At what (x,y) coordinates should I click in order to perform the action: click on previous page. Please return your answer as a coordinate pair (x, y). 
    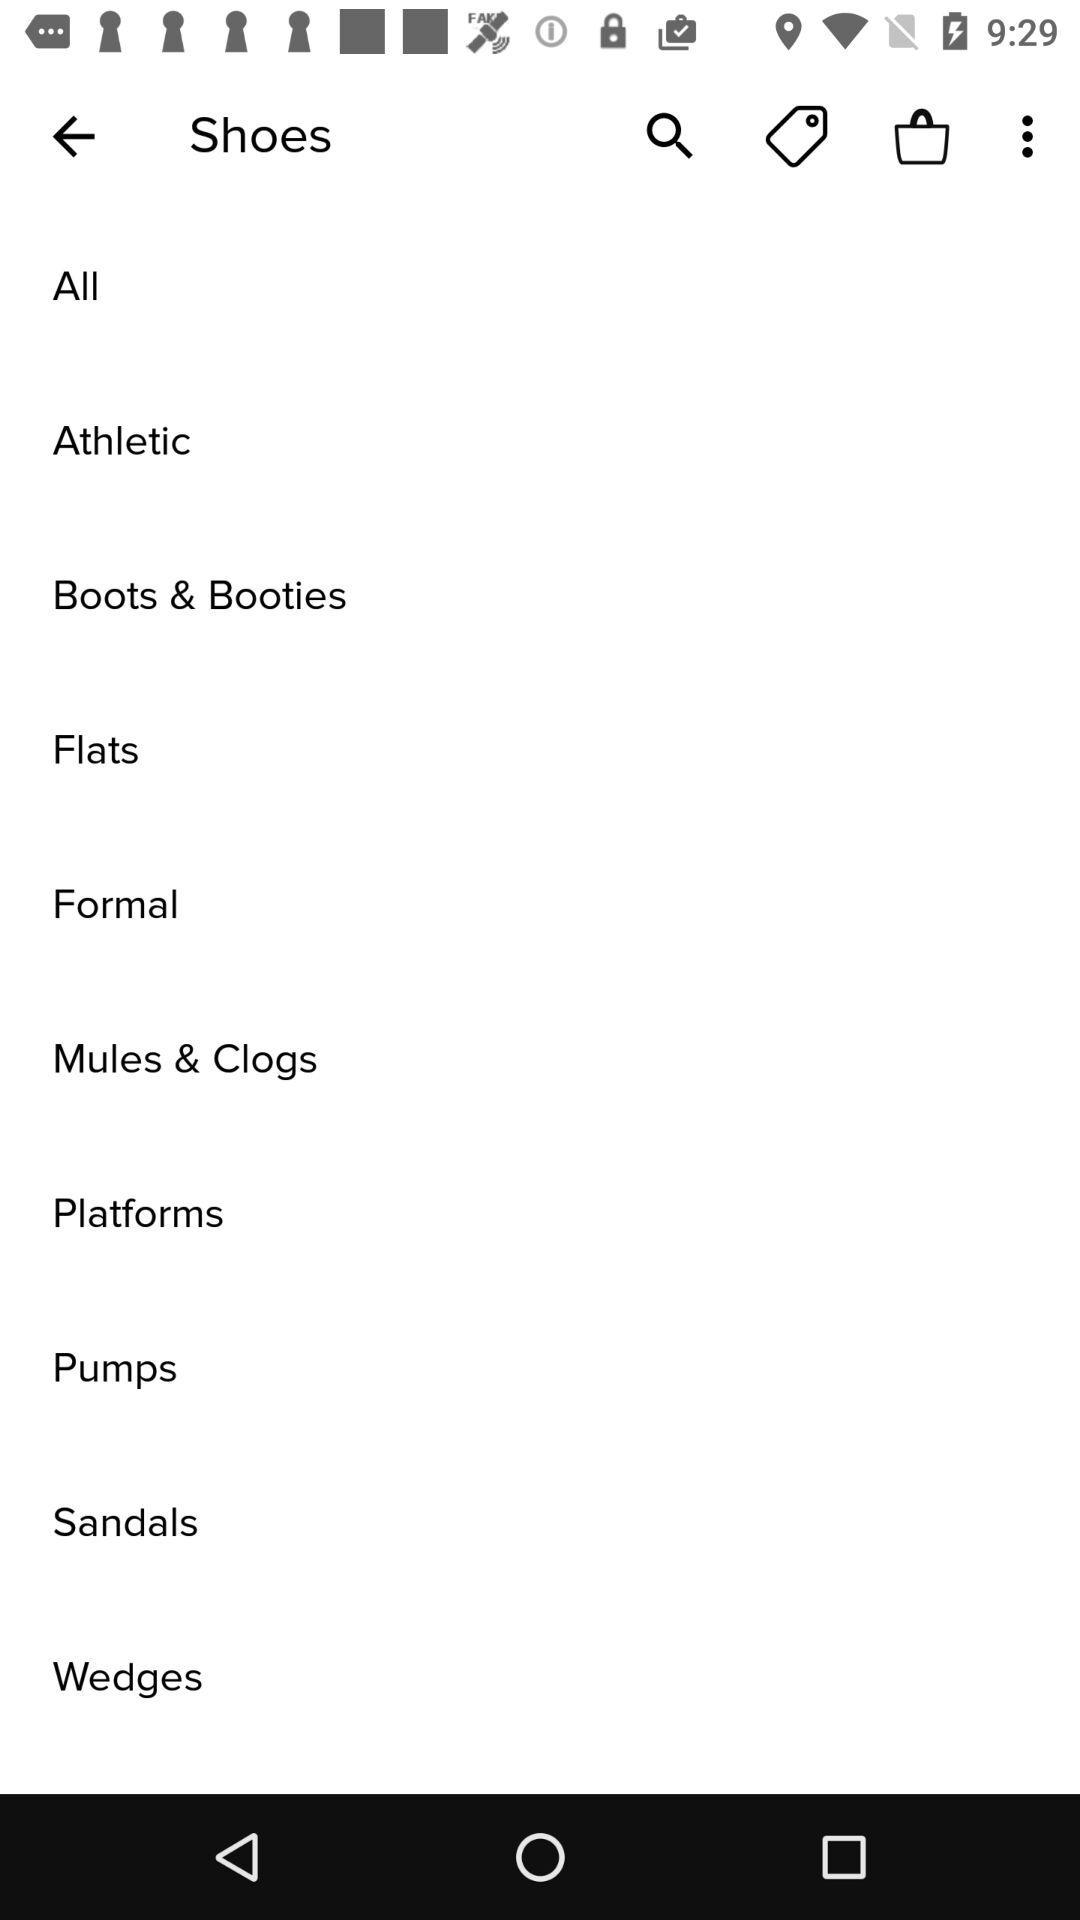
    Looking at the image, I should click on (72, 135).